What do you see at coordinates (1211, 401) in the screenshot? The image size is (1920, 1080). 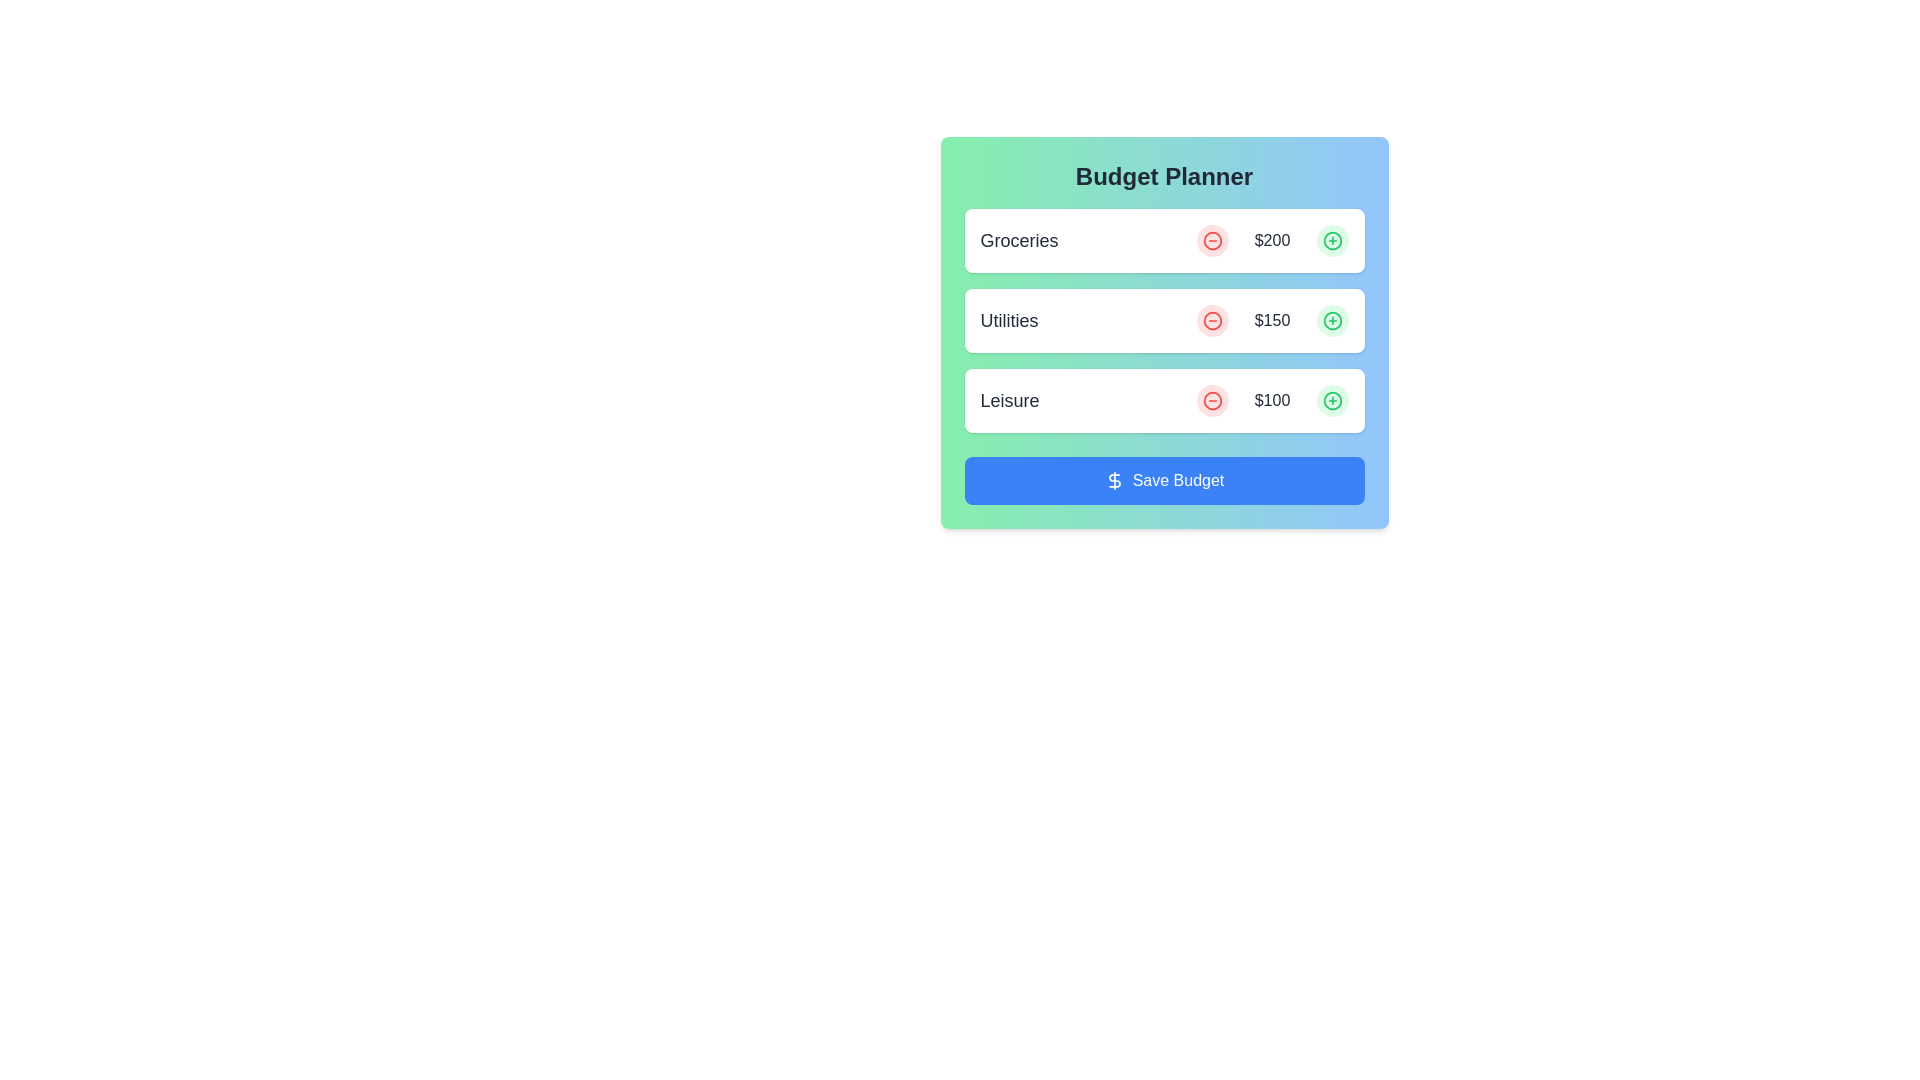 I see `the red stroke circular shape in the third row next to the 'Leisure' label in the budget planner interface` at bounding box center [1211, 401].